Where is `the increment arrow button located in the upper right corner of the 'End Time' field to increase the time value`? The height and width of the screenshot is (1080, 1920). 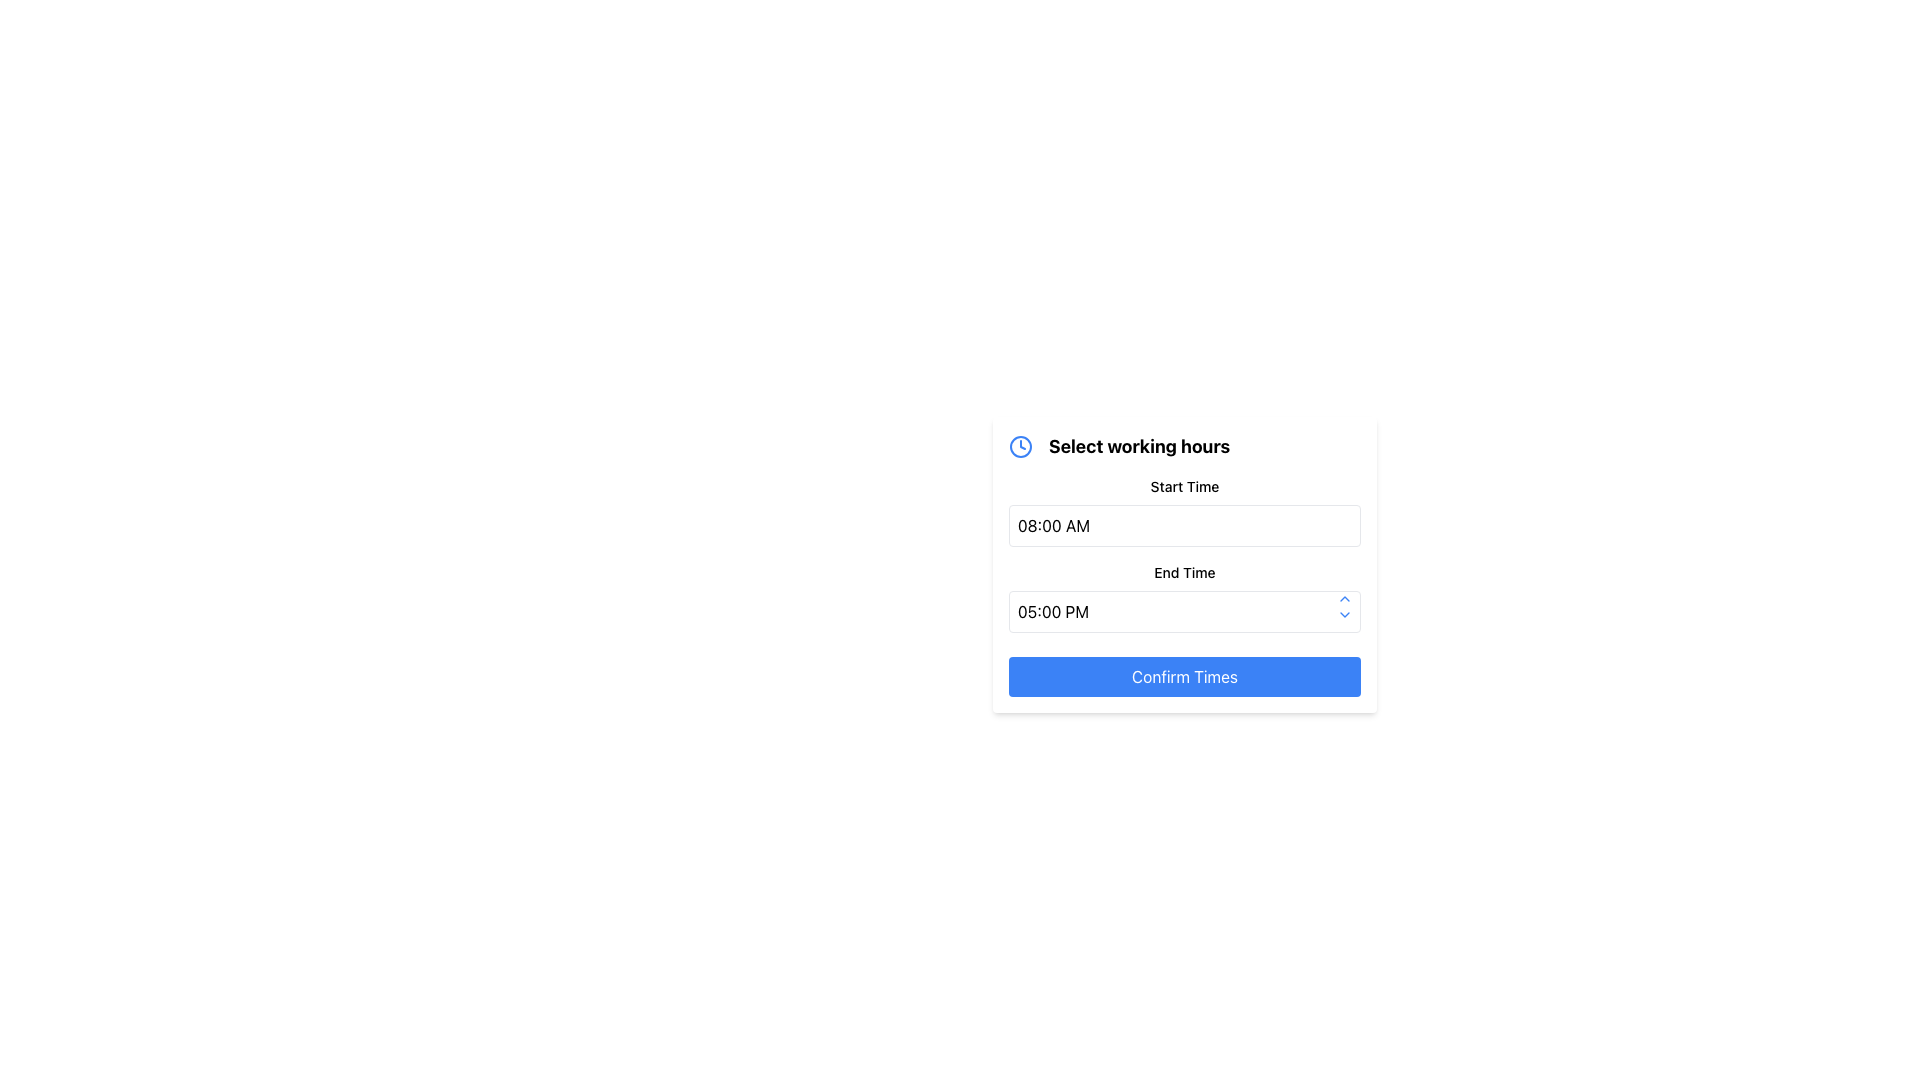
the increment arrow button located in the upper right corner of the 'End Time' field to increase the time value is located at coordinates (1344, 605).